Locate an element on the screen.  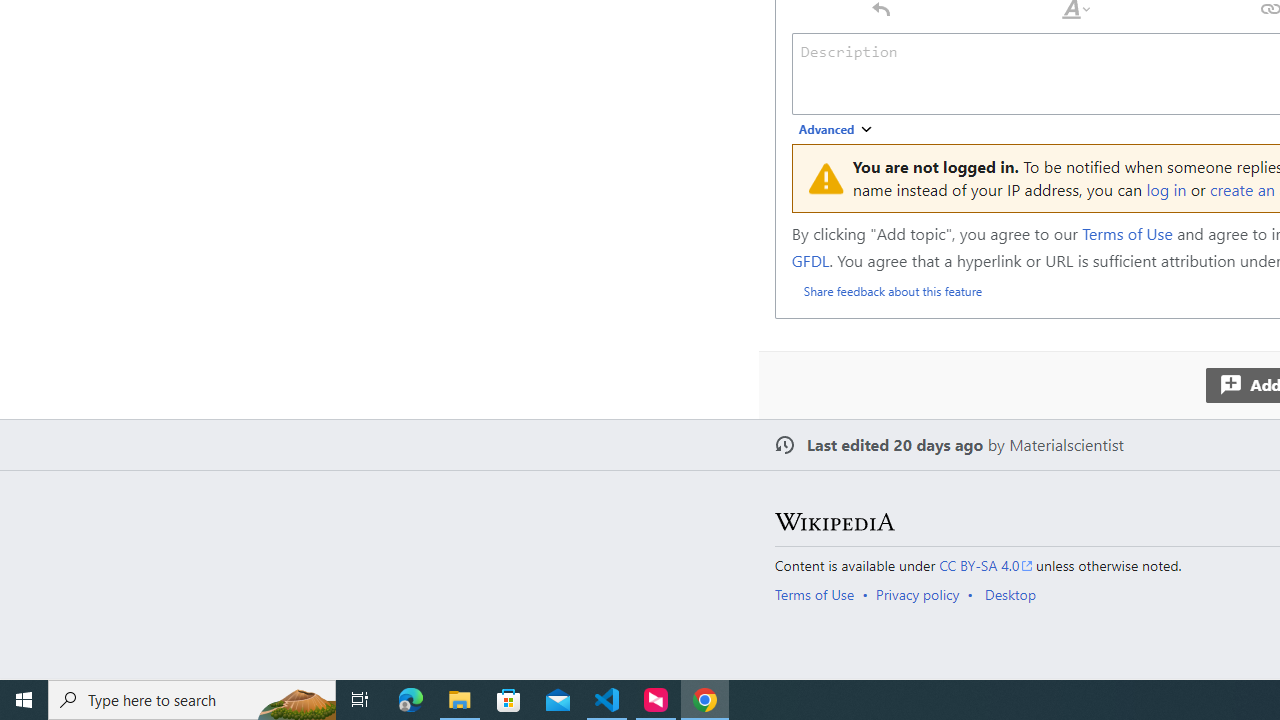
'Terms of Use' is located at coordinates (814, 593).